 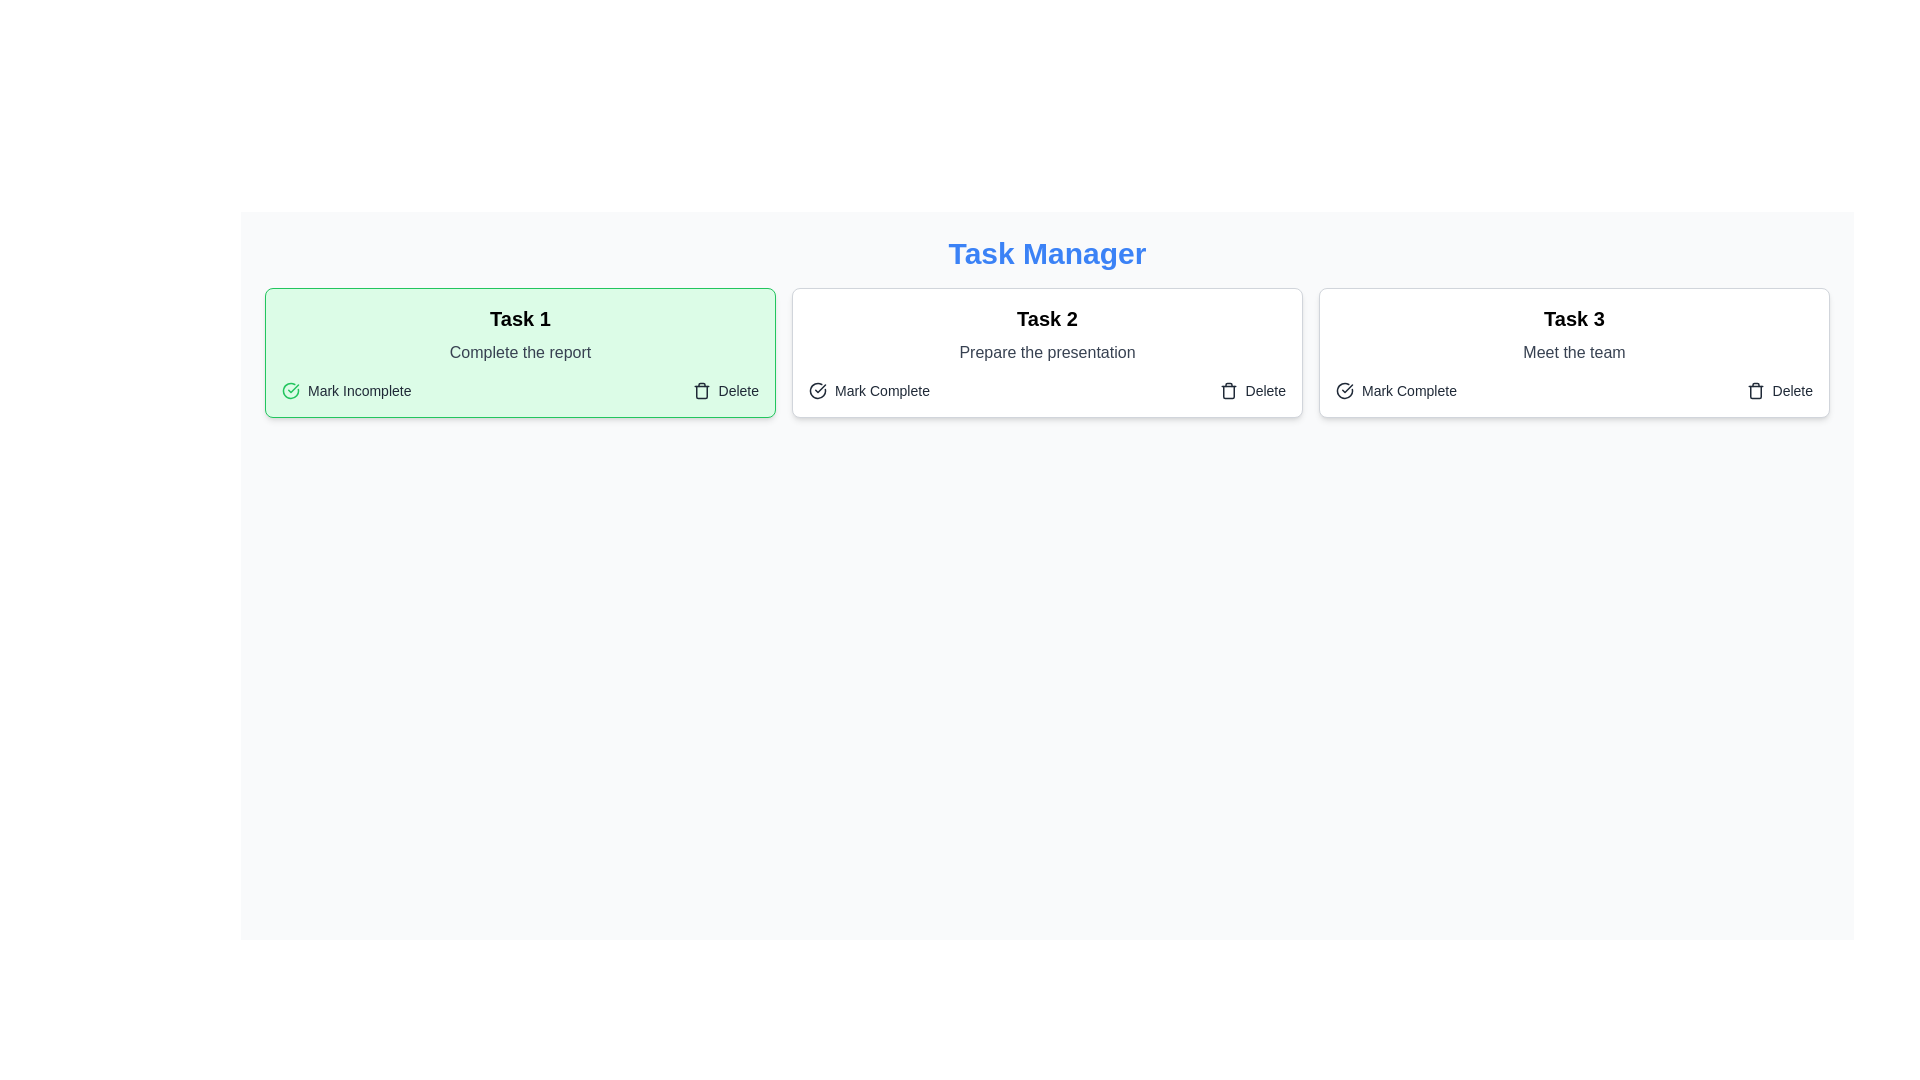 What do you see at coordinates (520, 318) in the screenshot?
I see `the text label that serves as the title or identifier for the task card, which is aligned at the top-center of the green task card` at bounding box center [520, 318].